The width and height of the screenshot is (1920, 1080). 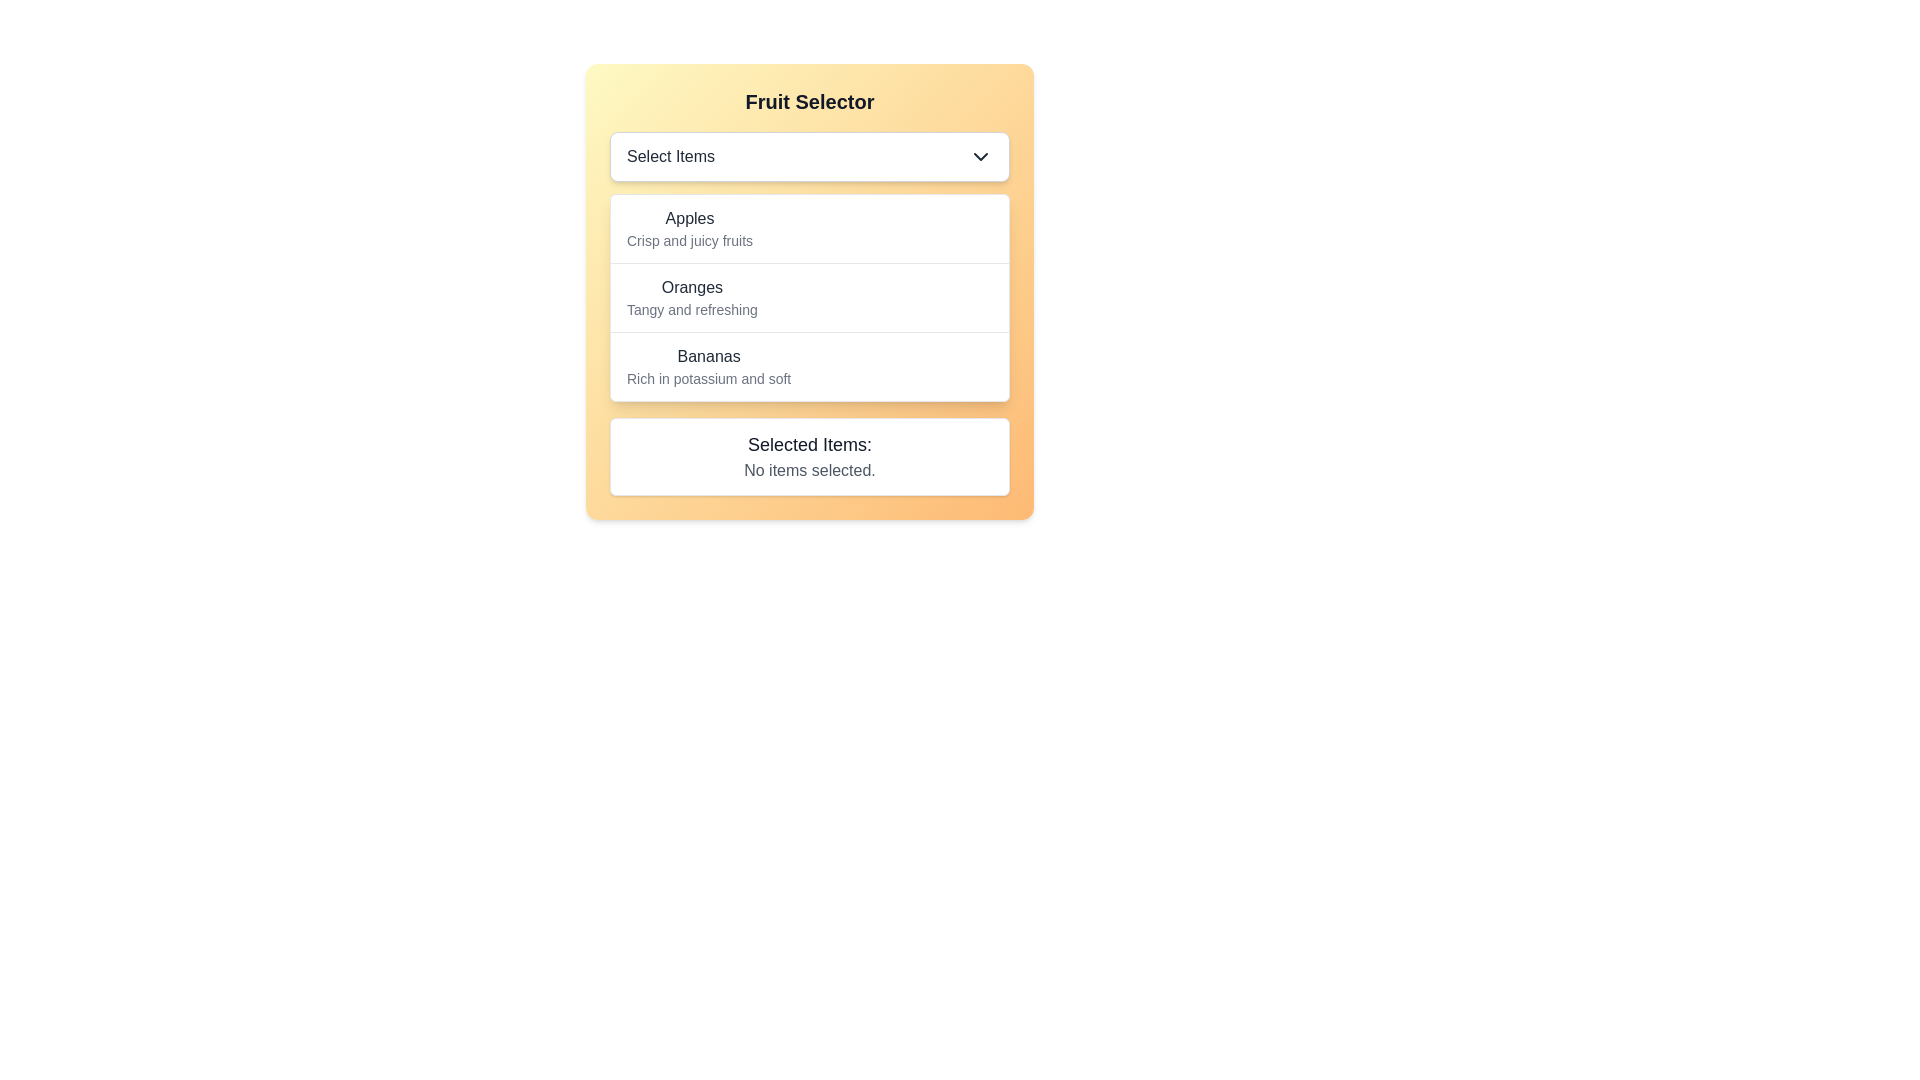 I want to click on the list item displaying 'Apples' with the description 'Crisp and juicy fruits', so click(x=690, y=227).